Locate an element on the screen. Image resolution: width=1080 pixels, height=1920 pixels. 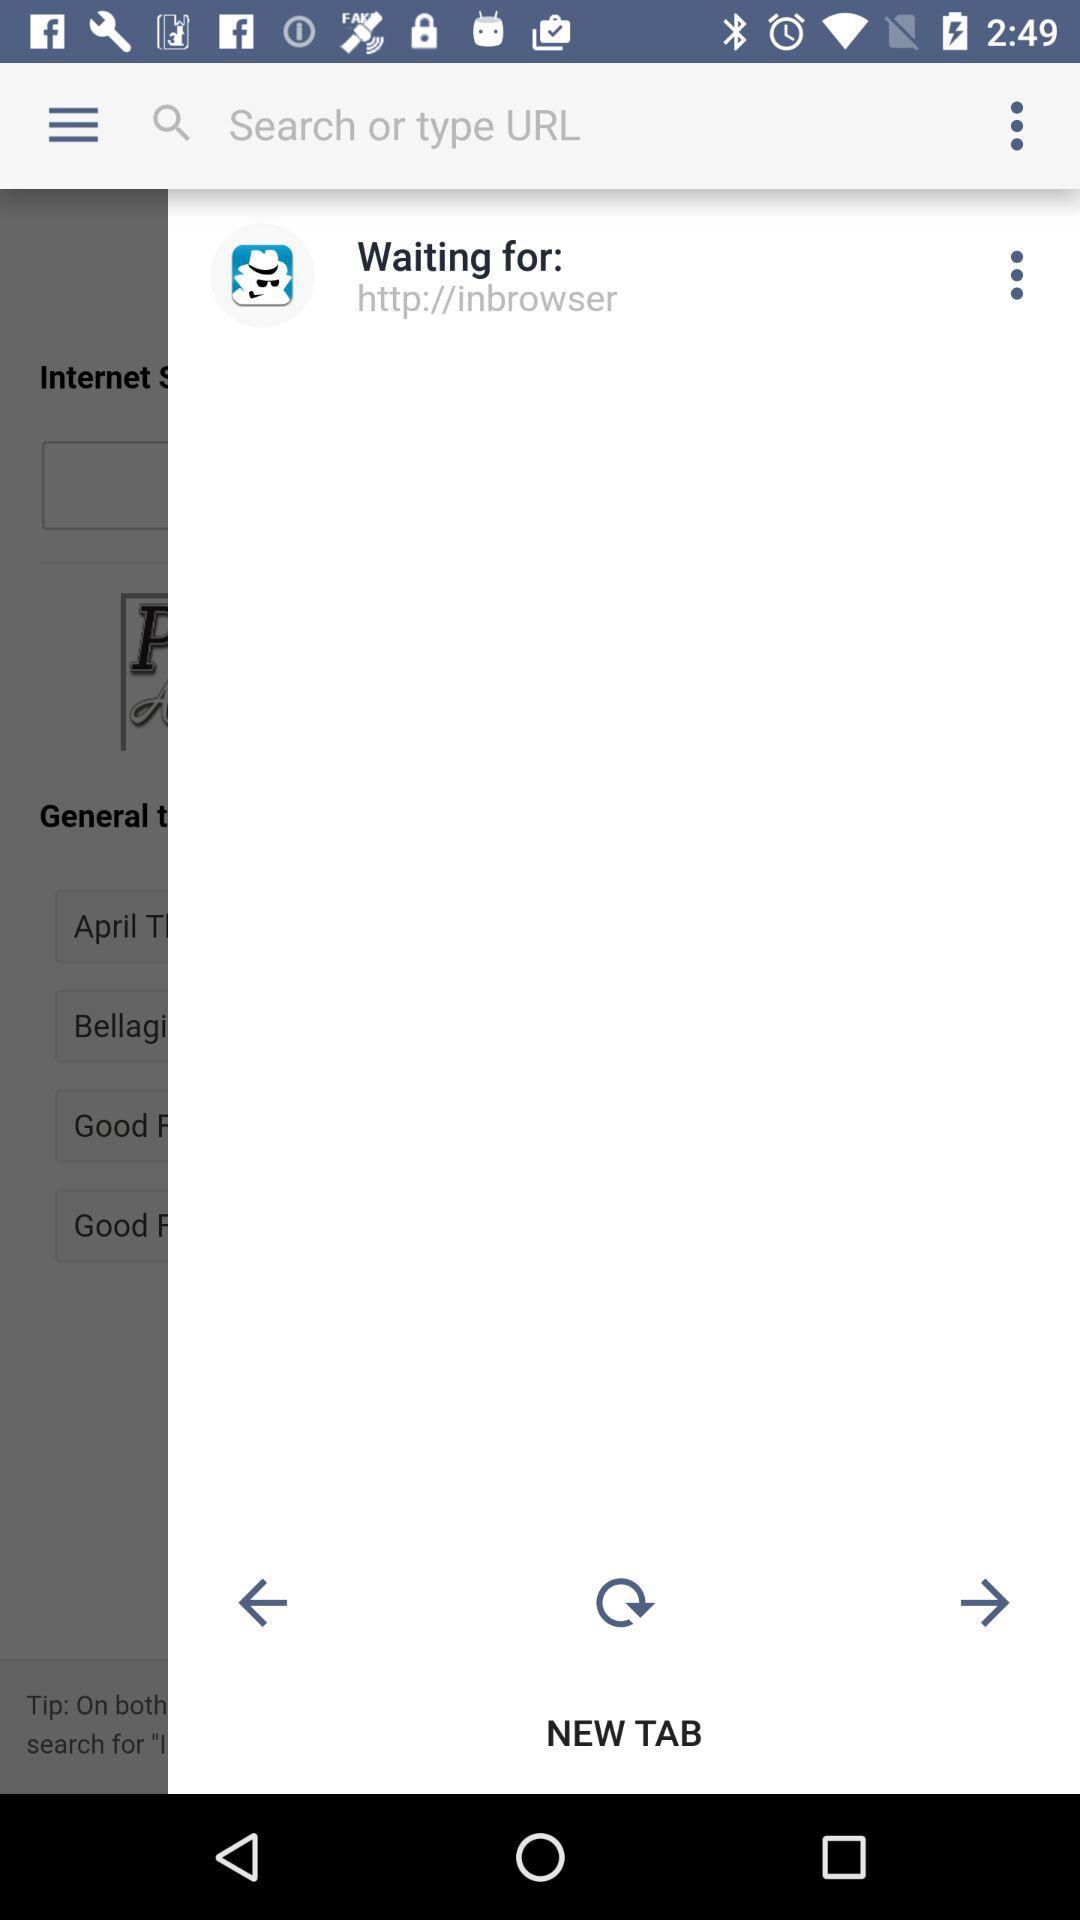
next tab is located at coordinates (984, 1603).